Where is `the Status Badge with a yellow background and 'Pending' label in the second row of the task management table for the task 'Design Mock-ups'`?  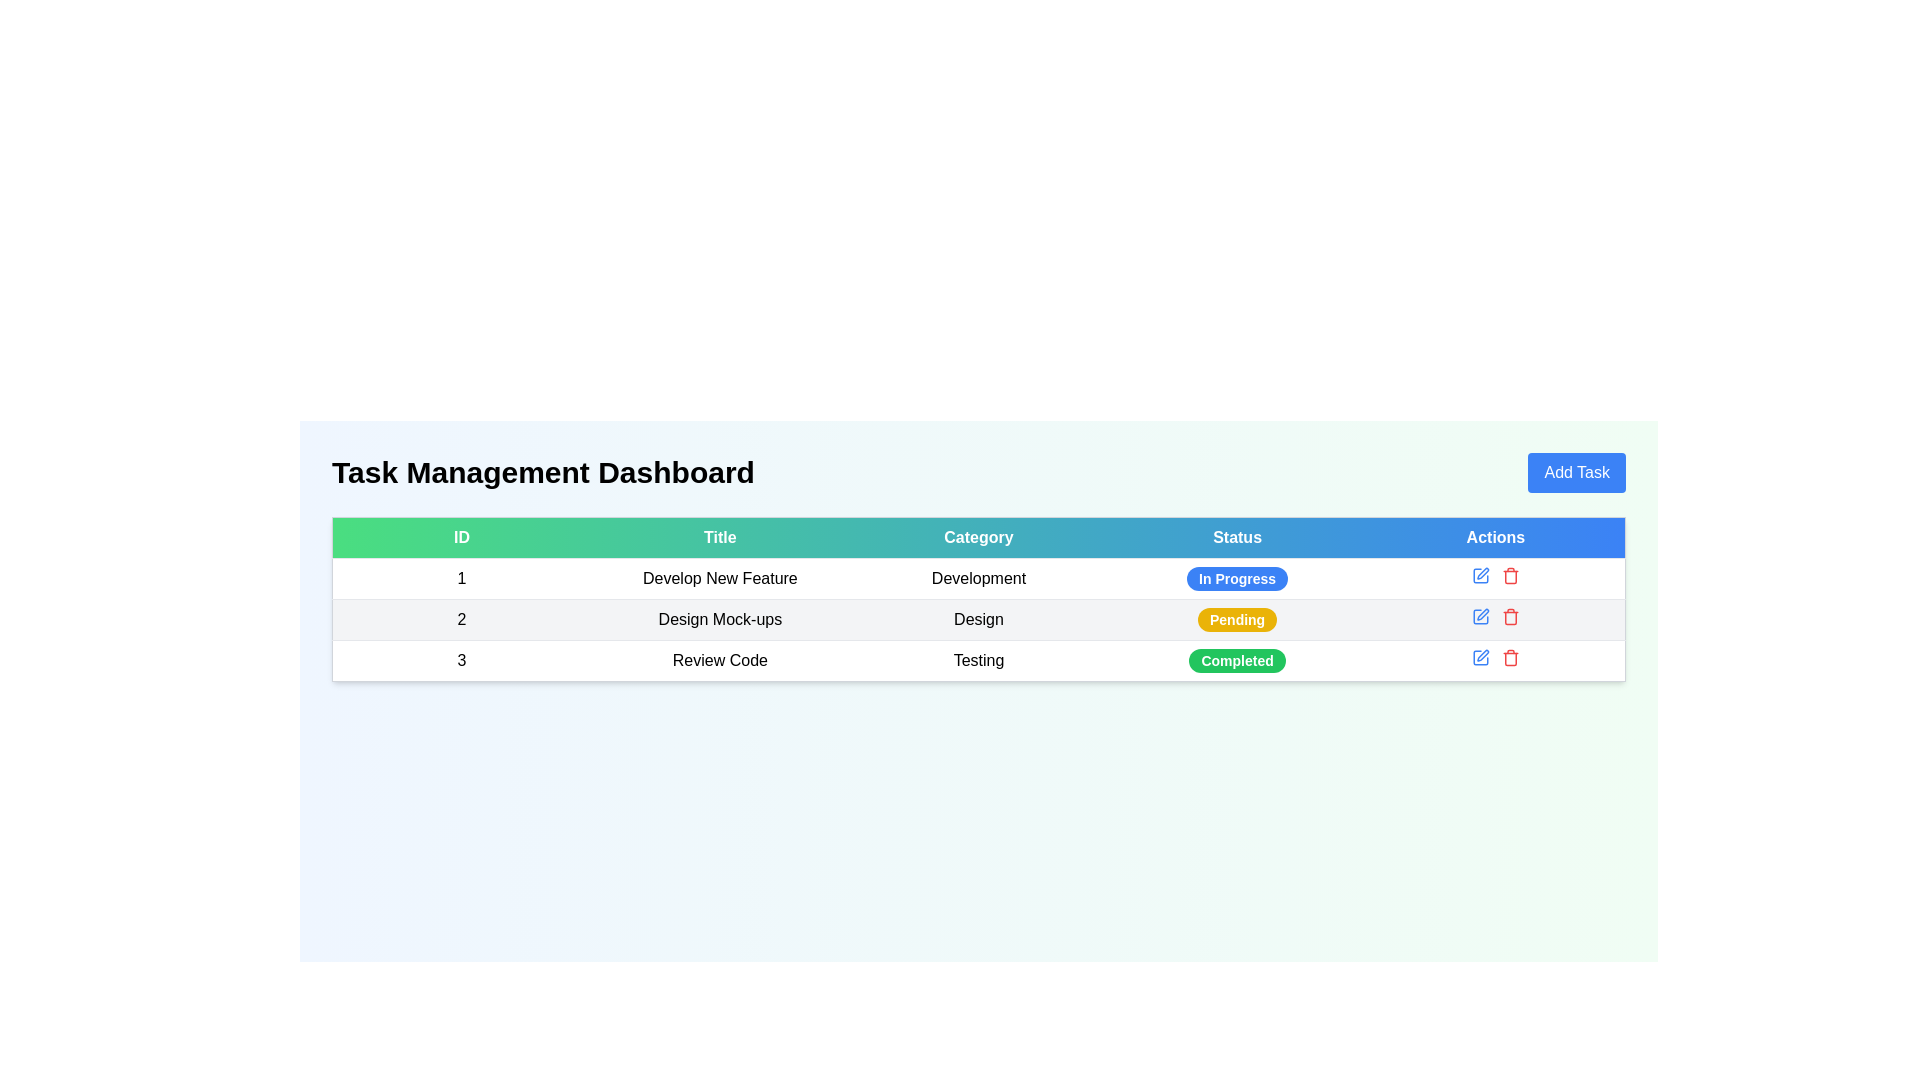
the Status Badge with a yellow background and 'Pending' label in the second row of the task management table for the task 'Design Mock-ups' is located at coordinates (1236, 619).